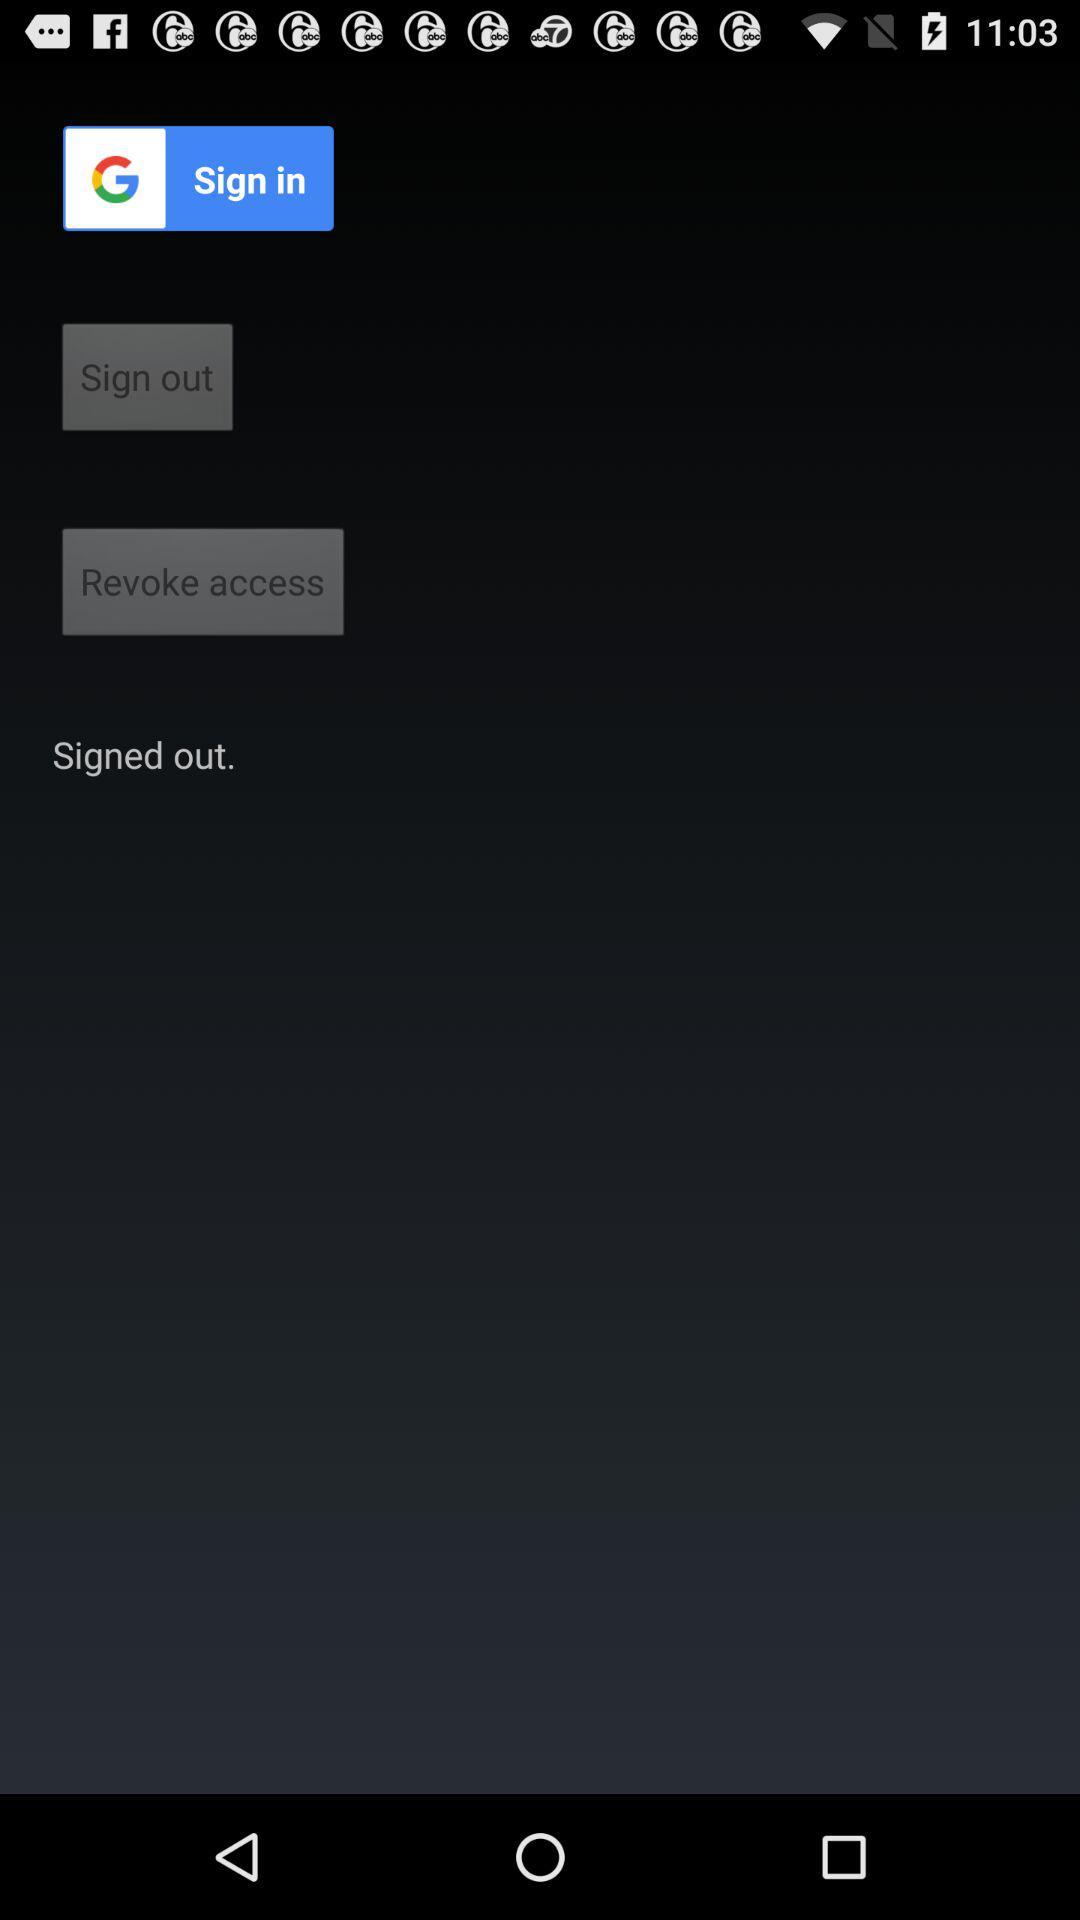  I want to click on the item below the sign in item, so click(147, 383).